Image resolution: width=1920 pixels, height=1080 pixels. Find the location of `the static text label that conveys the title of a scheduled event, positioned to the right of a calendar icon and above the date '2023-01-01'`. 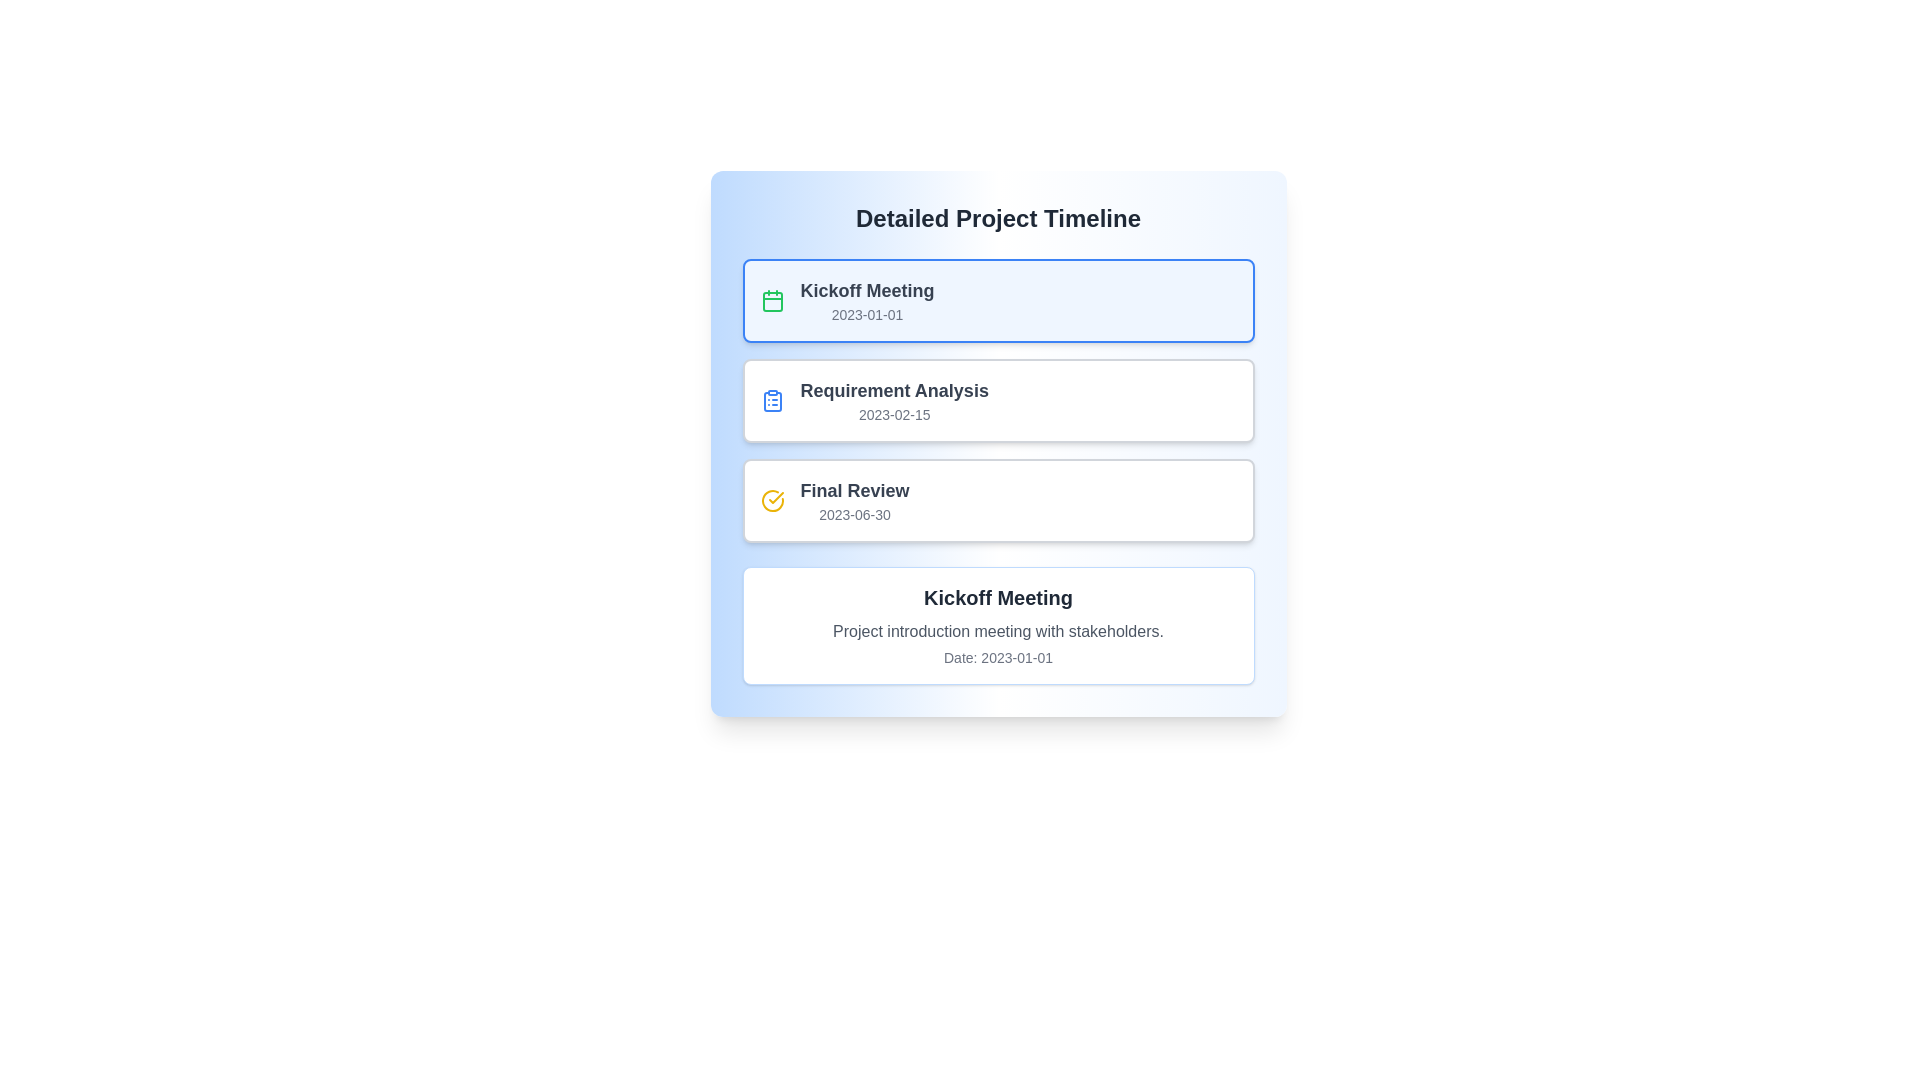

the static text label that conveys the title of a scheduled event, positioned to the right of a calendar icon and above the date '2023-01-01' is located at coordinates (867, 290).